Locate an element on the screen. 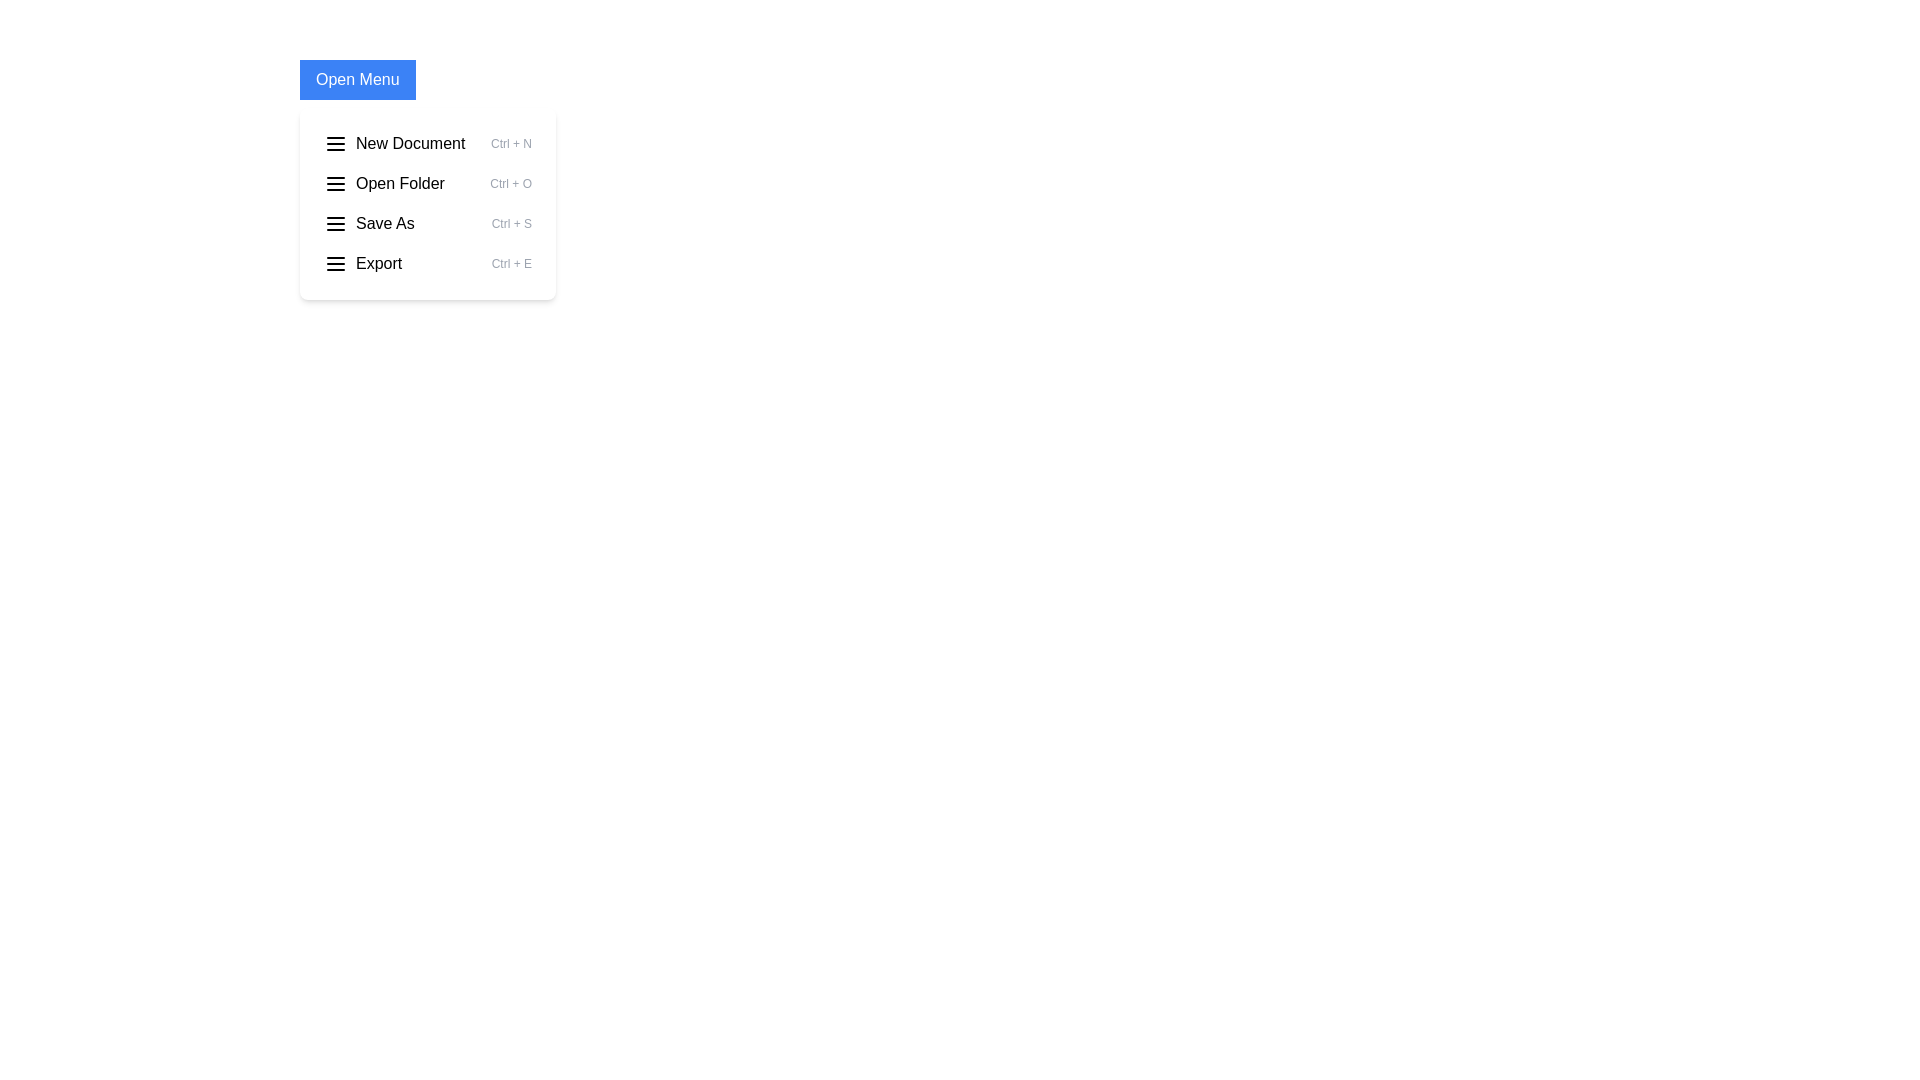  the menu icon consisting of three horizontal lines, located to the left of the 'New Document' text is located at coordinates (336, 142).